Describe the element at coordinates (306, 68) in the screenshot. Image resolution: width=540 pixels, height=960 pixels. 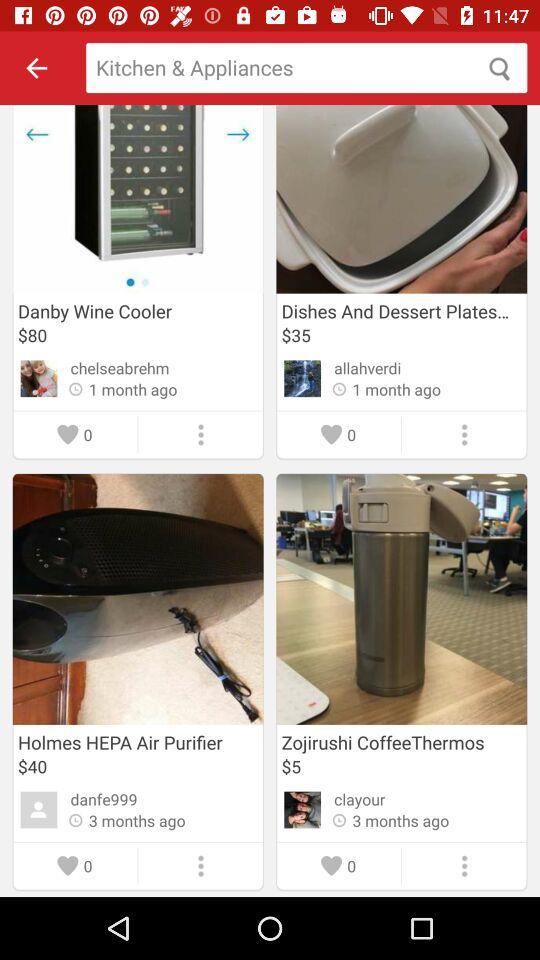
I see `search` at that location.